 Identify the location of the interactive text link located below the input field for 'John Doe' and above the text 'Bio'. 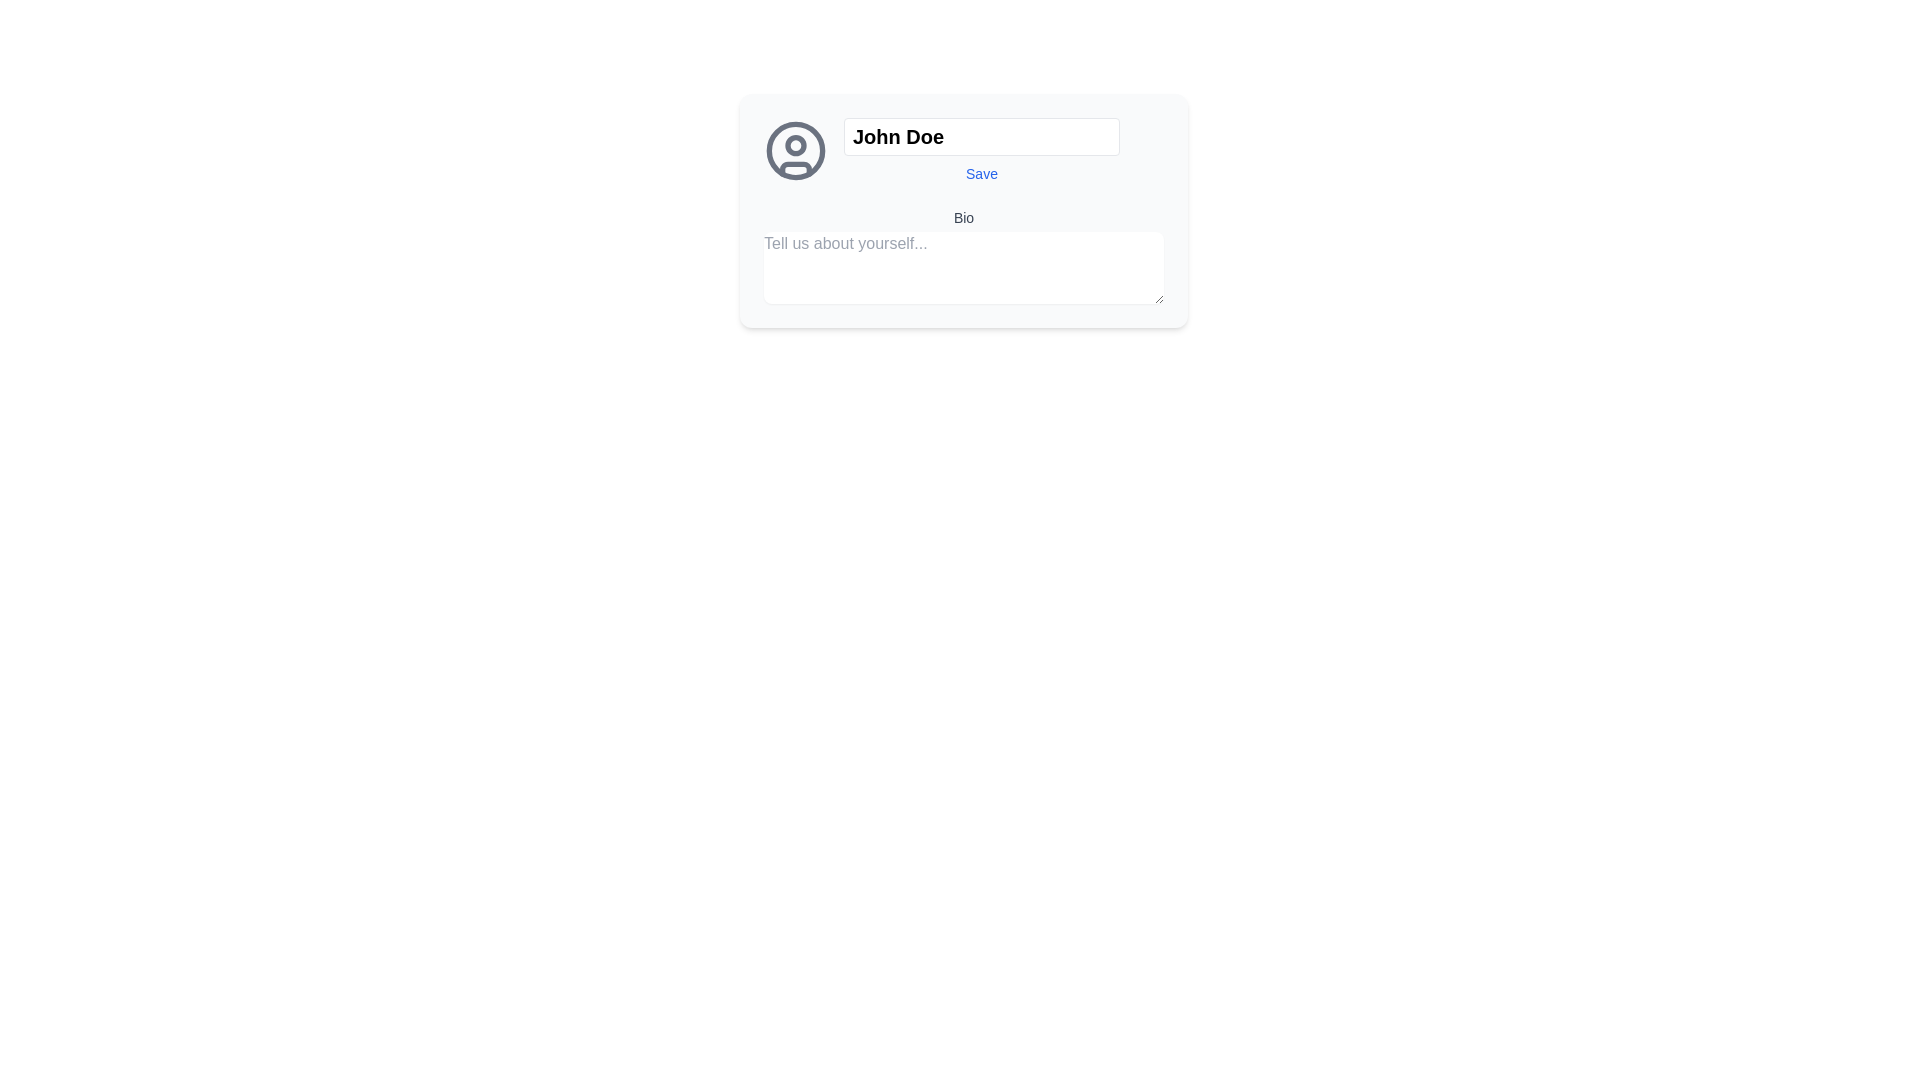
(982, 172).